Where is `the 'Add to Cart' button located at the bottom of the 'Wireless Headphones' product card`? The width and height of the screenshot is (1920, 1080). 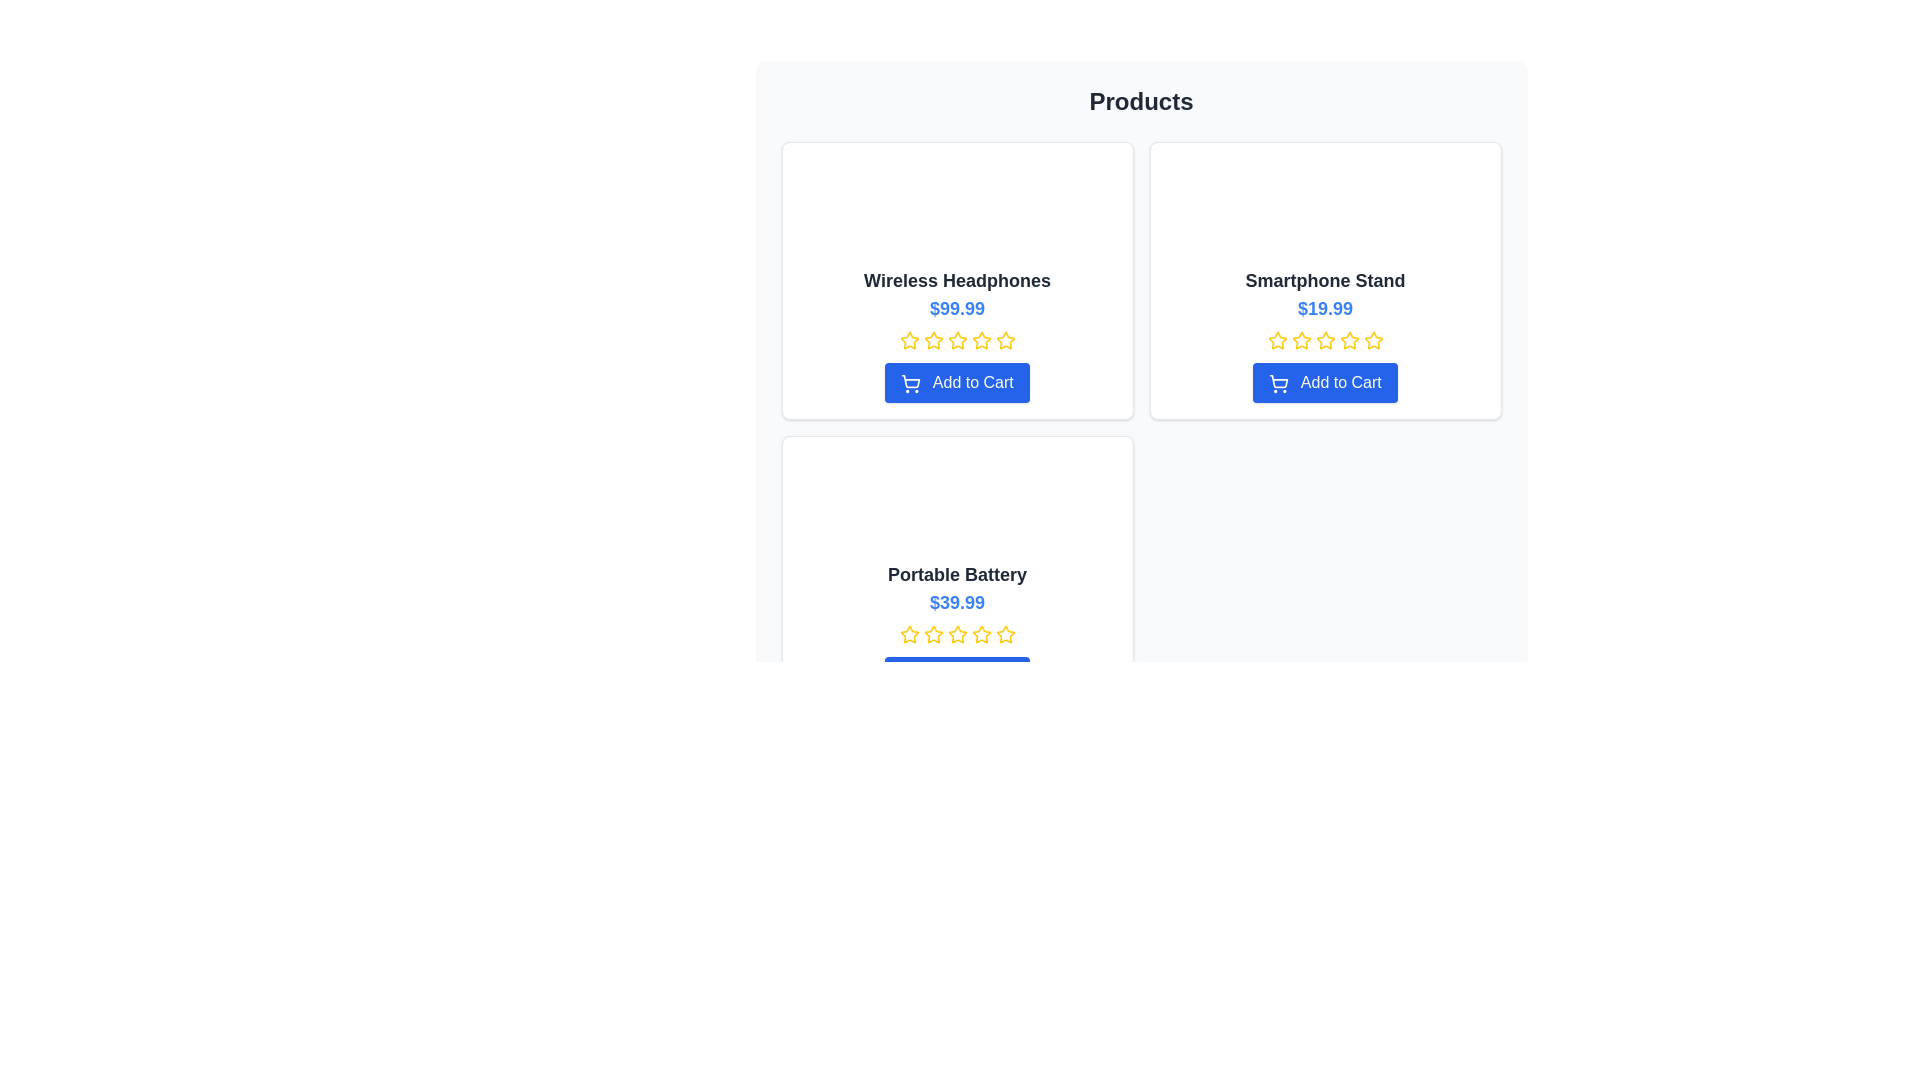
the 'Add to Cart' button located at the bottom of the 'Wireless Headphones' product card is located at coordinates (956, 382).